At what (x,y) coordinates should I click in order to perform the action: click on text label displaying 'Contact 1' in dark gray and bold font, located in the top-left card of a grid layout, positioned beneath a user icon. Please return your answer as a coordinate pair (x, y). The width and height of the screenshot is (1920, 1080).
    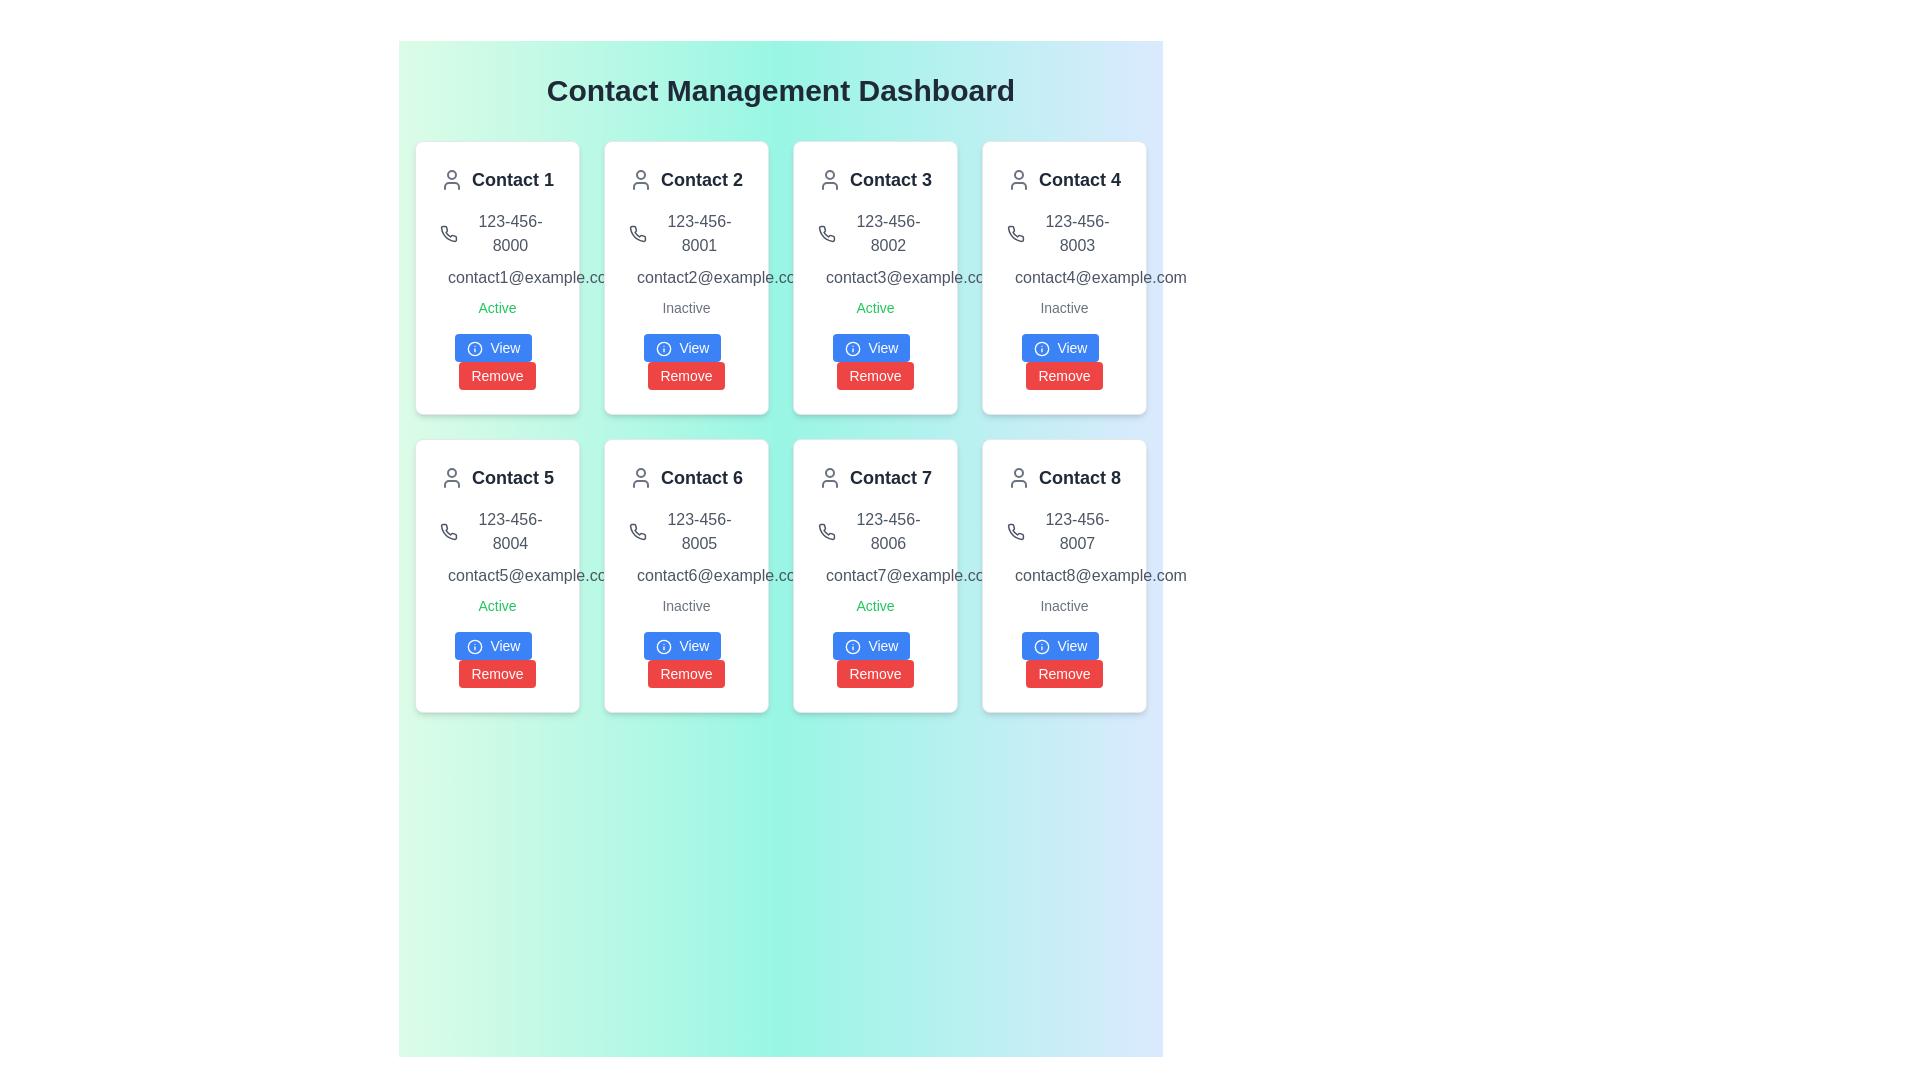
    Looking at the image, I should click on (513, 180).